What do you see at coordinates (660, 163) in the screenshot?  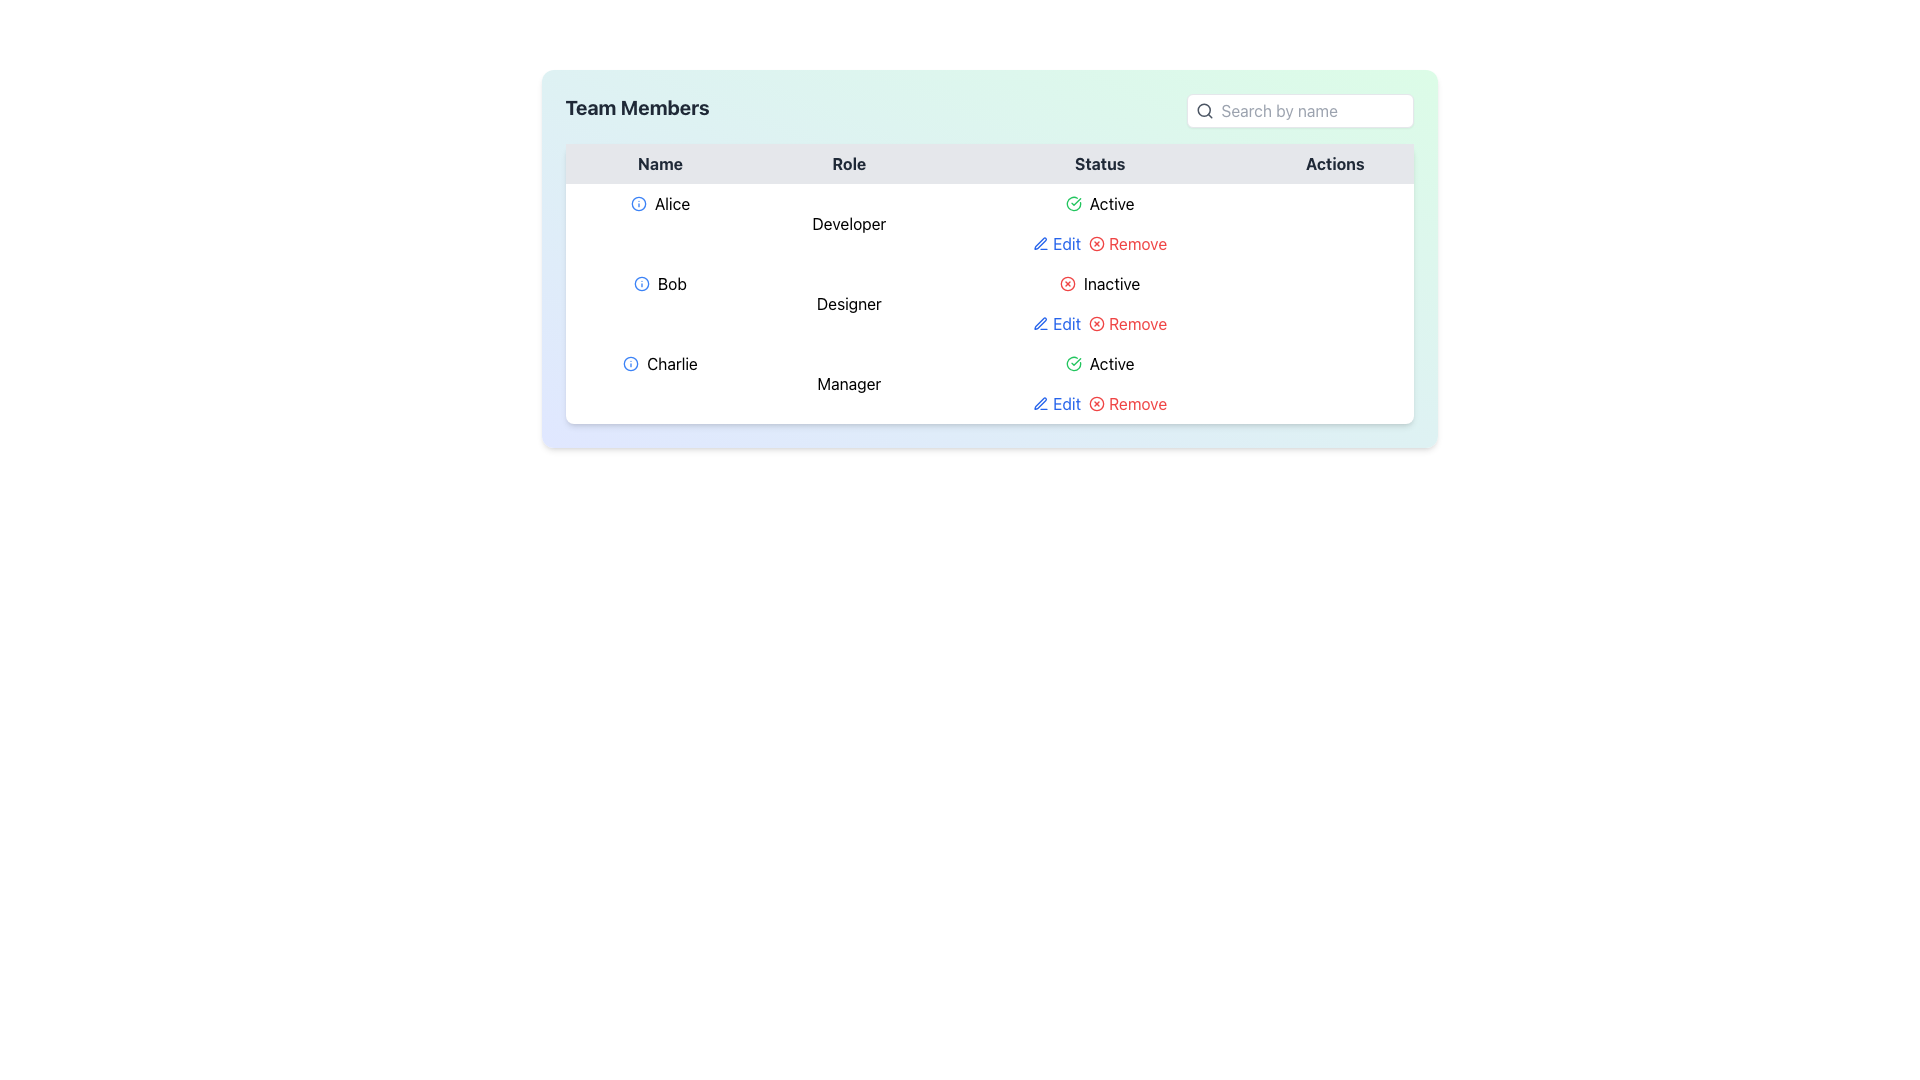 I see `the 'Name' label, which serves as the column header in the grid indicating the data pertains to names` at bounding box center [660, 163].